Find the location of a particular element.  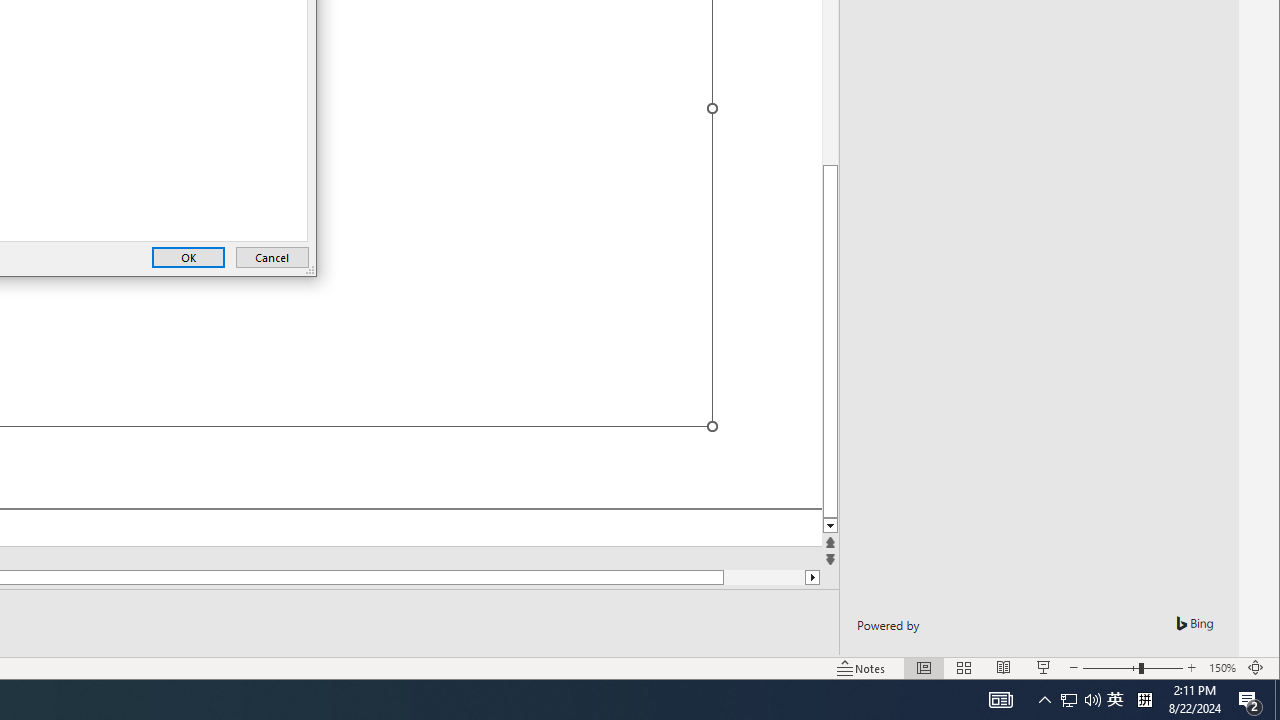

'AutomationID: 4105' is located at coordinates (1000, 698).